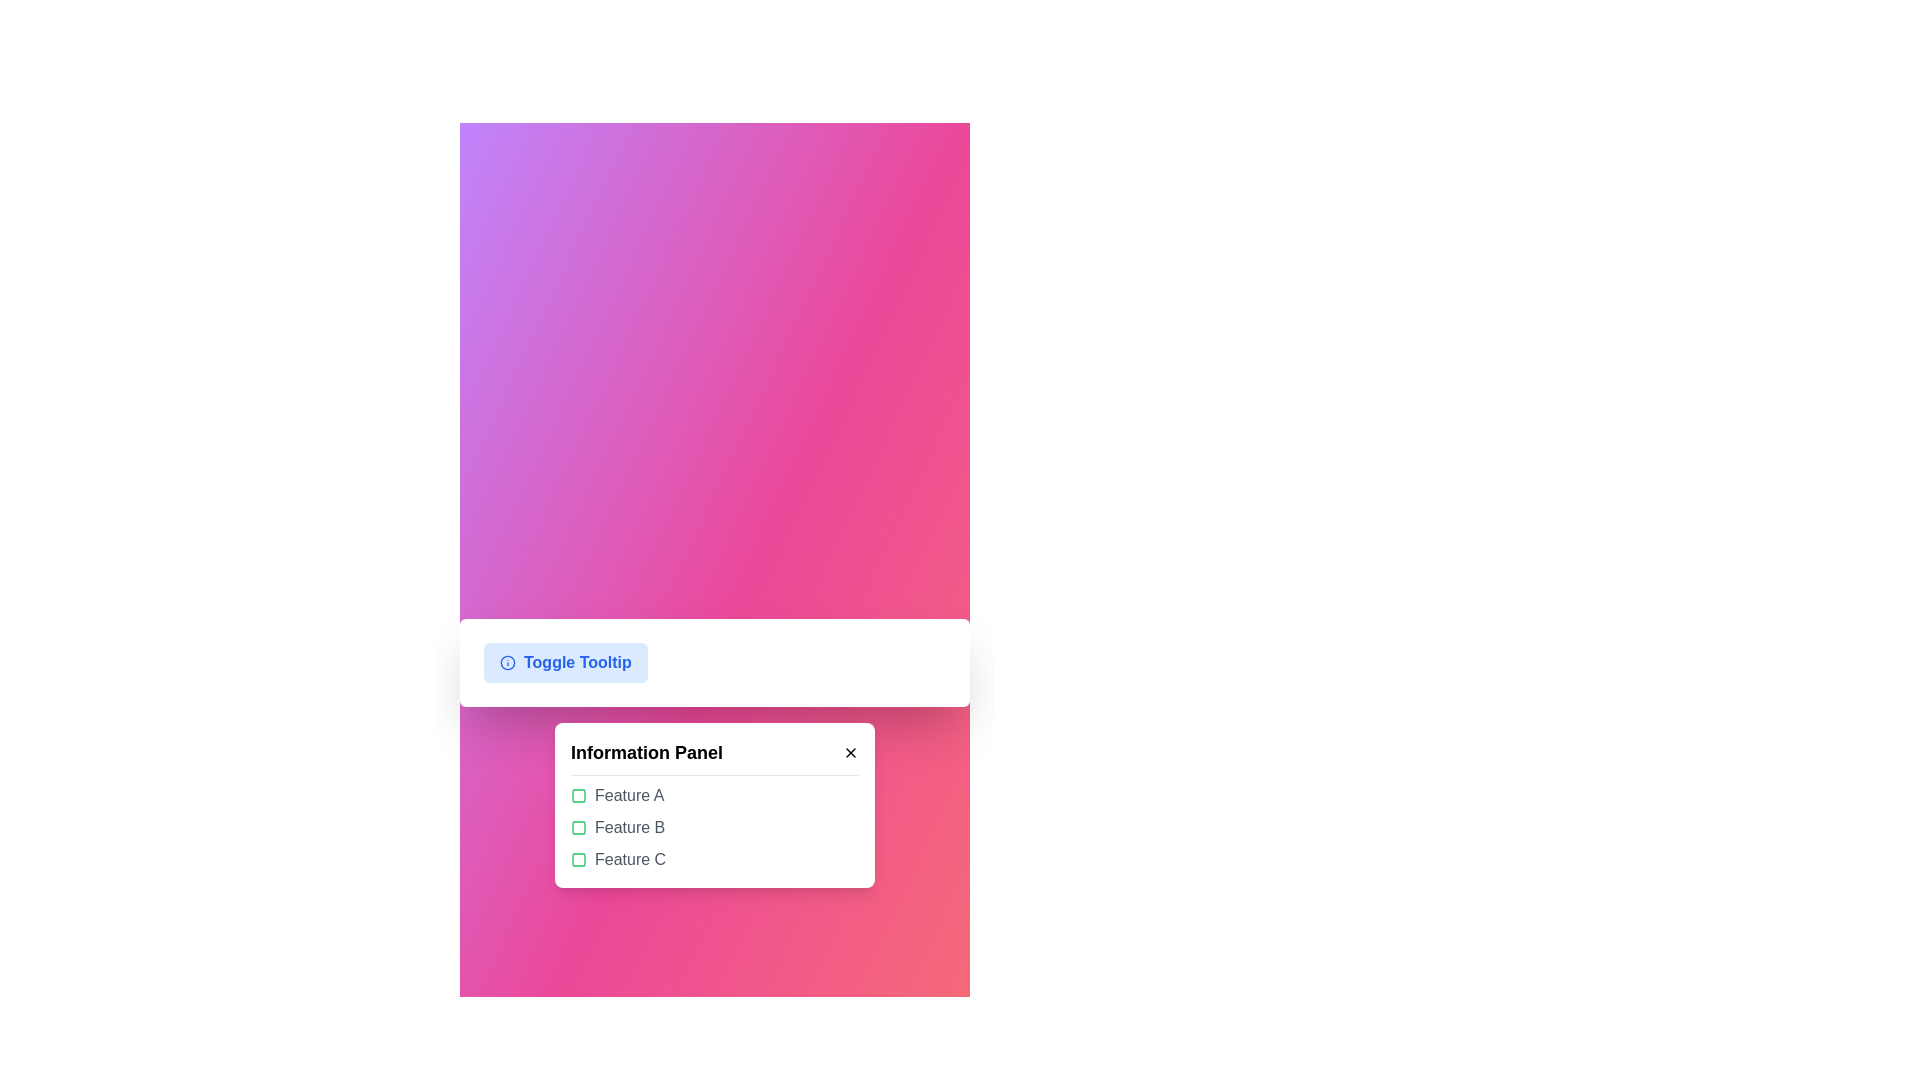  I want to click on the Checkbox for 'Feature C' using the keyboard for accessibility purposes, so click(578, 859).